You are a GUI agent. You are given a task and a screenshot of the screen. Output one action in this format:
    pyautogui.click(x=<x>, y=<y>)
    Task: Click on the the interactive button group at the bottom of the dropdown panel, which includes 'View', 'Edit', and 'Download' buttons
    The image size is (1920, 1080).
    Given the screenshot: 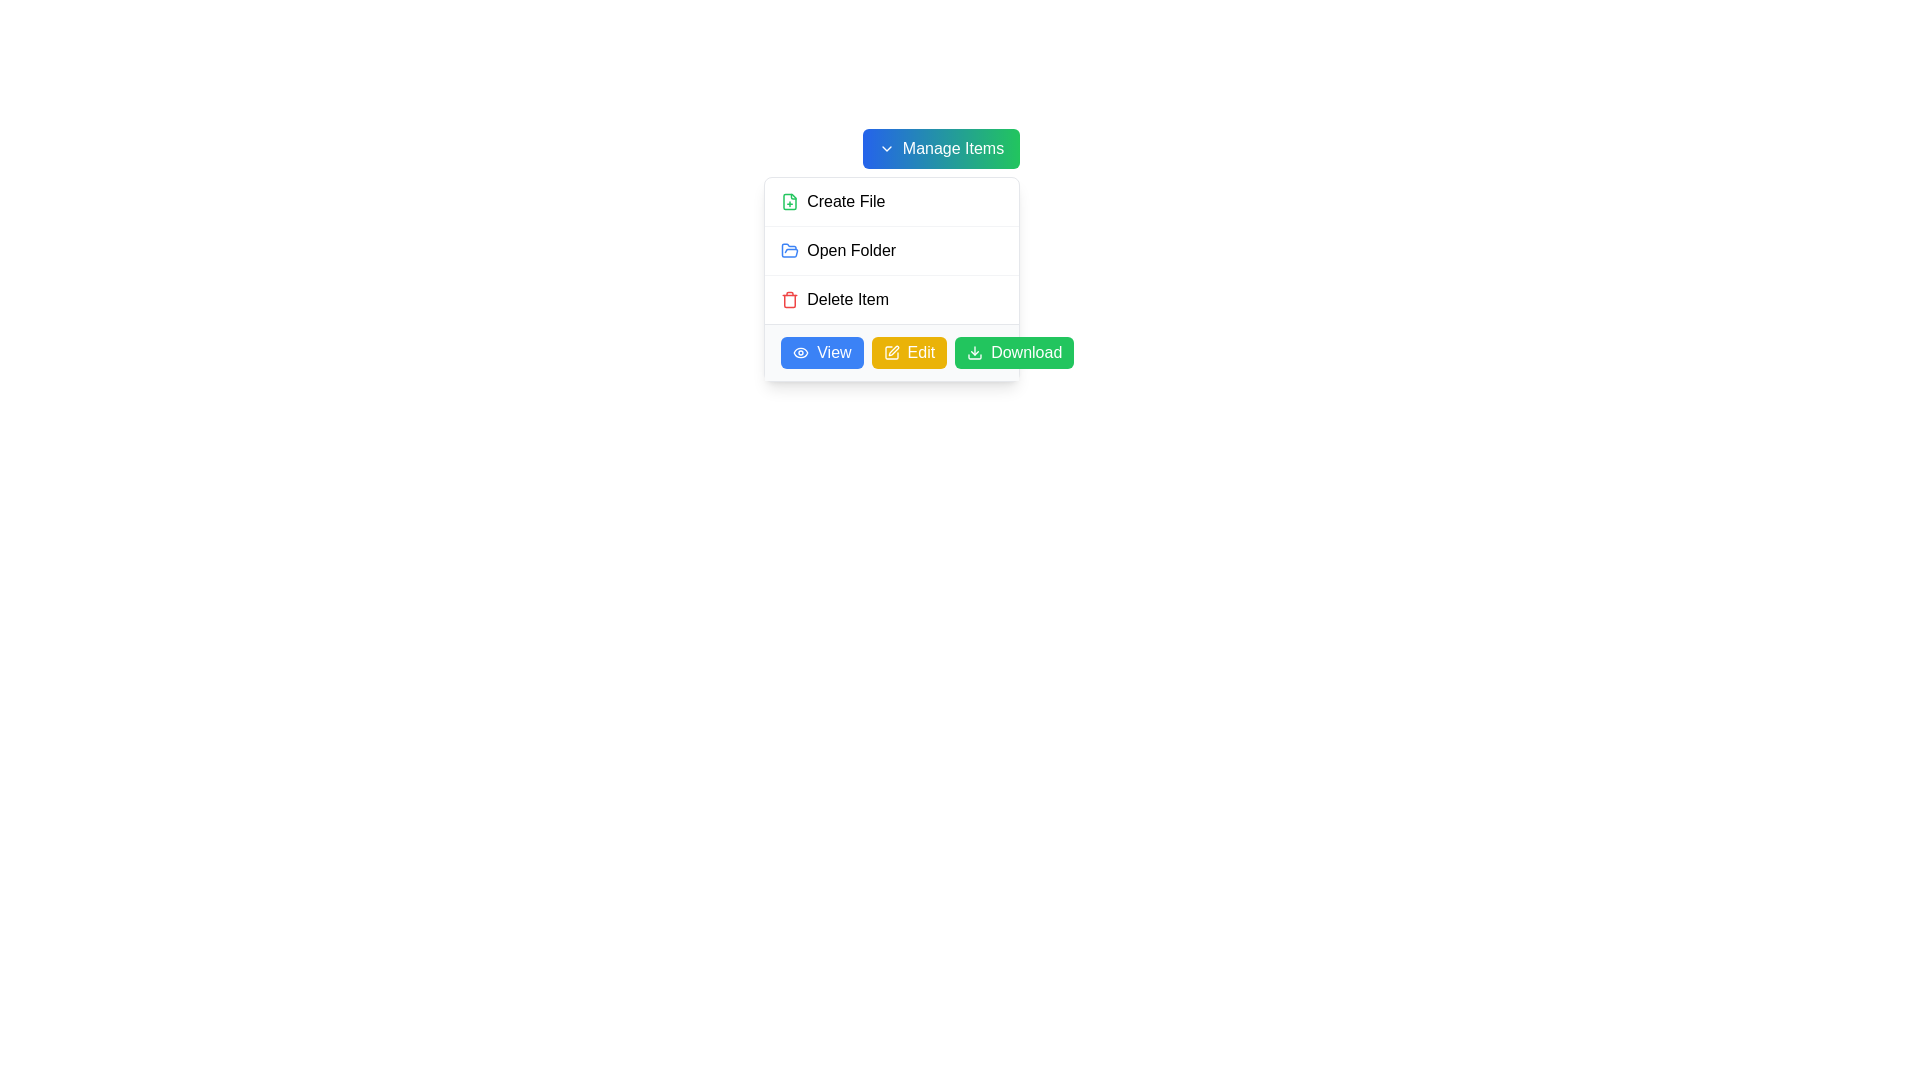 What is the action you would take?
    pyautogui.click(x=891, y=351)
    